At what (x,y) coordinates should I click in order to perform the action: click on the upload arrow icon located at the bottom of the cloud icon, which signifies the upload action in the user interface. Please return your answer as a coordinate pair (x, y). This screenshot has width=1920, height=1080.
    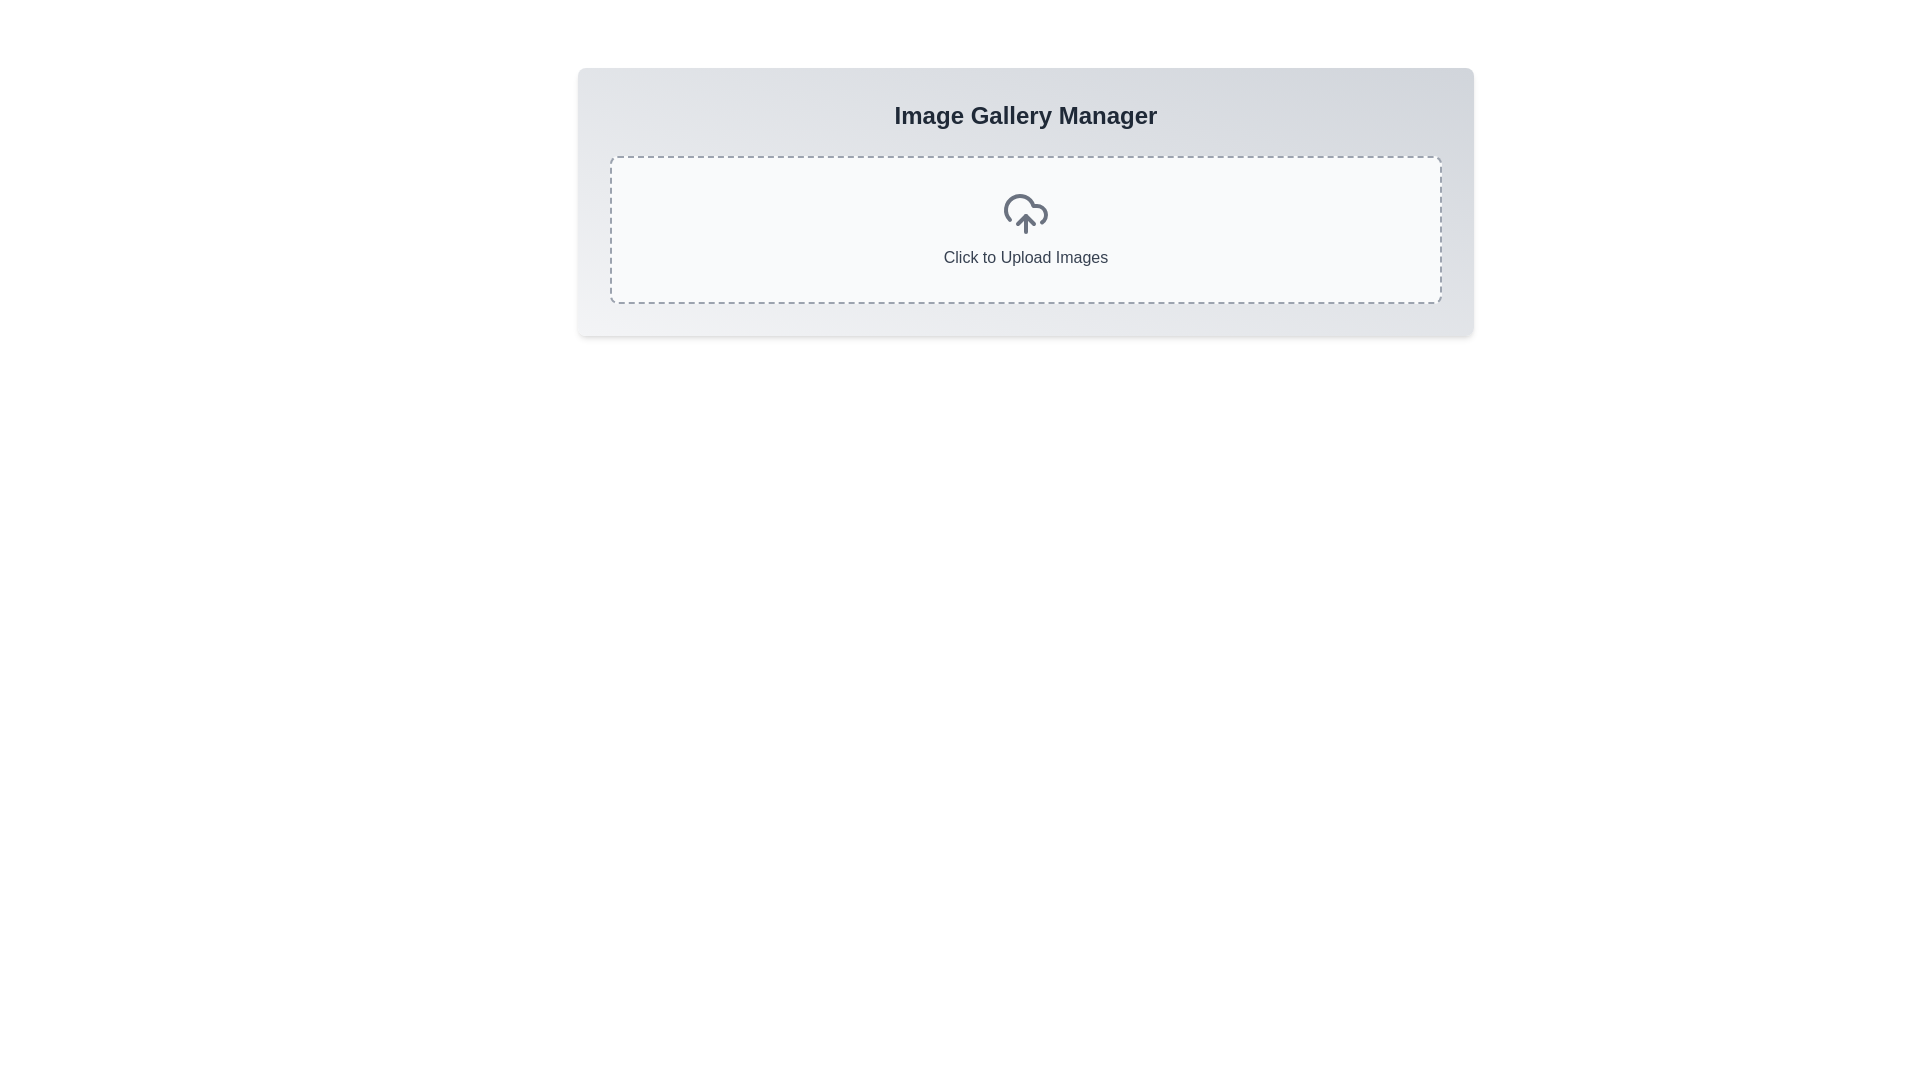
    Looking at the image, I should click on (1026, 219).